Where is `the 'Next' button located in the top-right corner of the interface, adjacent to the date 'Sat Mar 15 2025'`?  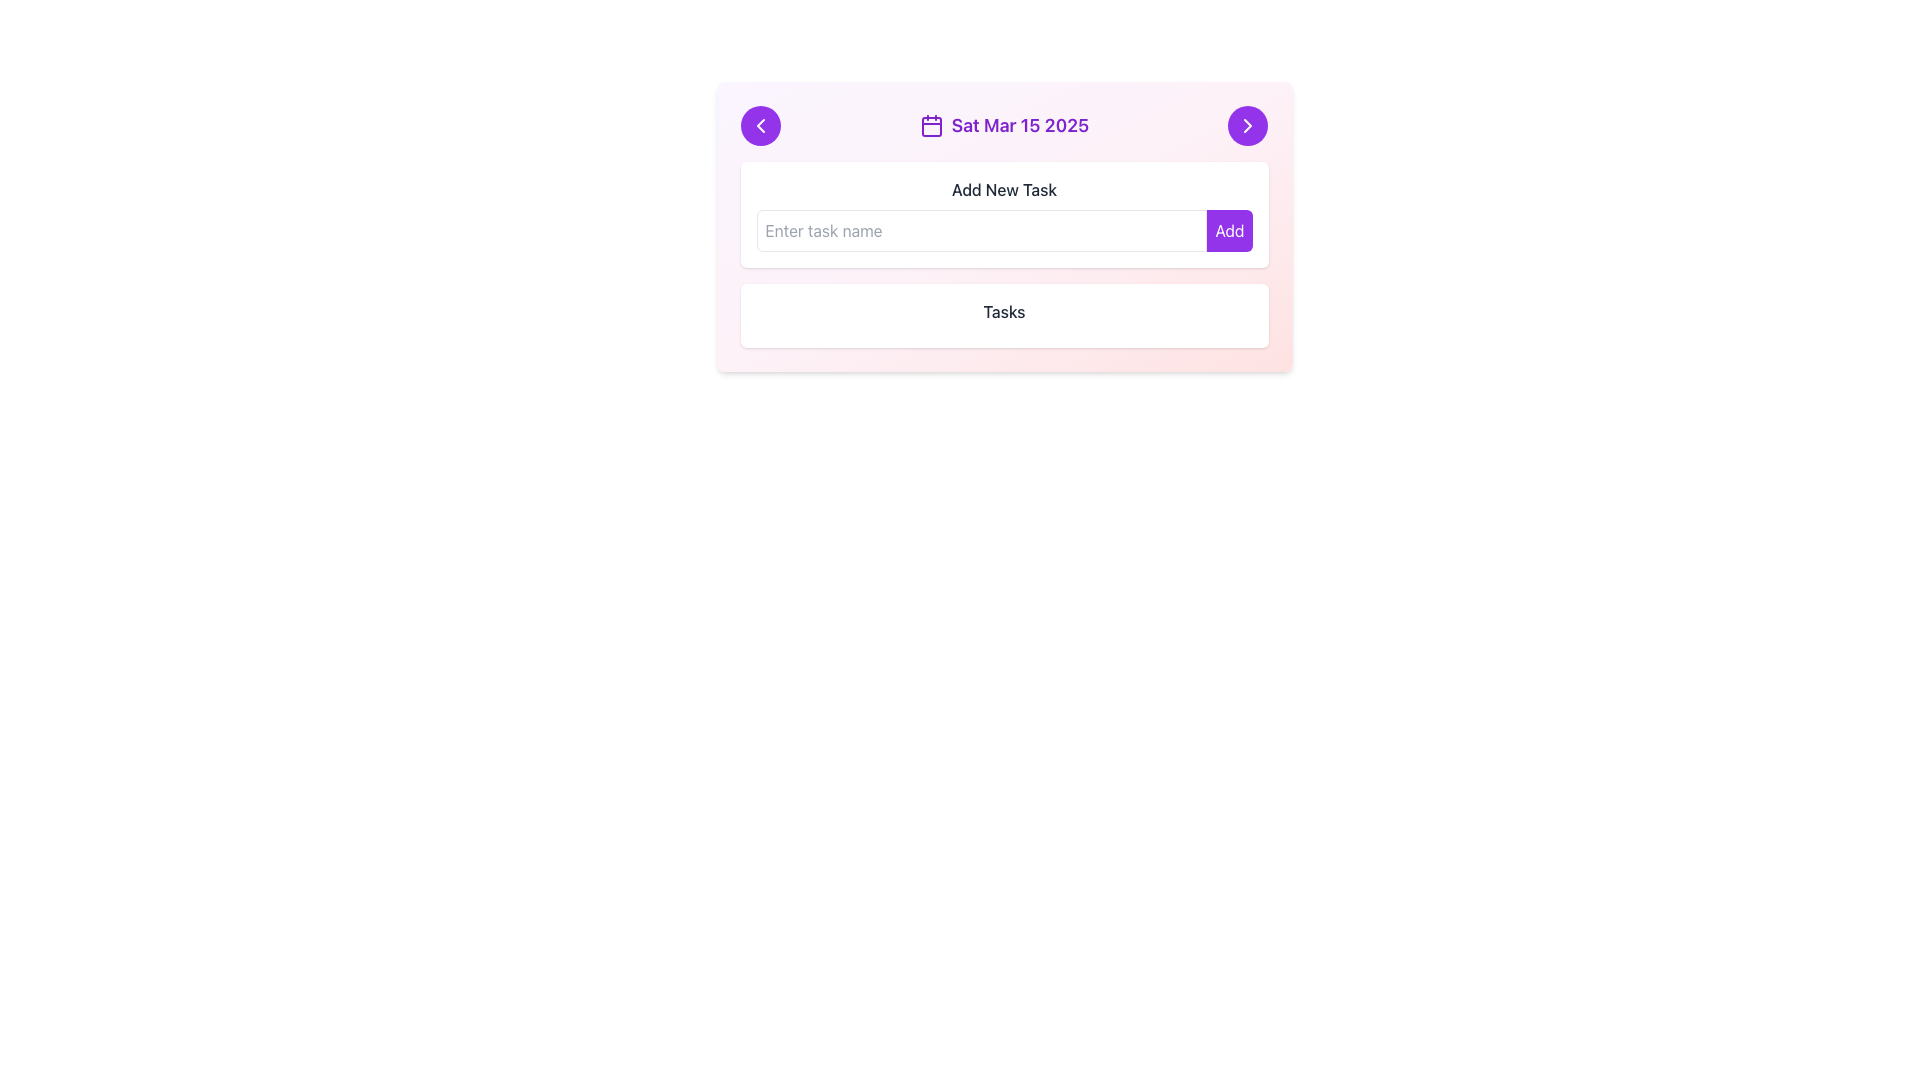
the 'Next' button located in the top-right corner of the interface, adjacent to the date 'Sat Mar 15 2025' is located at coordinates (1247, 126).